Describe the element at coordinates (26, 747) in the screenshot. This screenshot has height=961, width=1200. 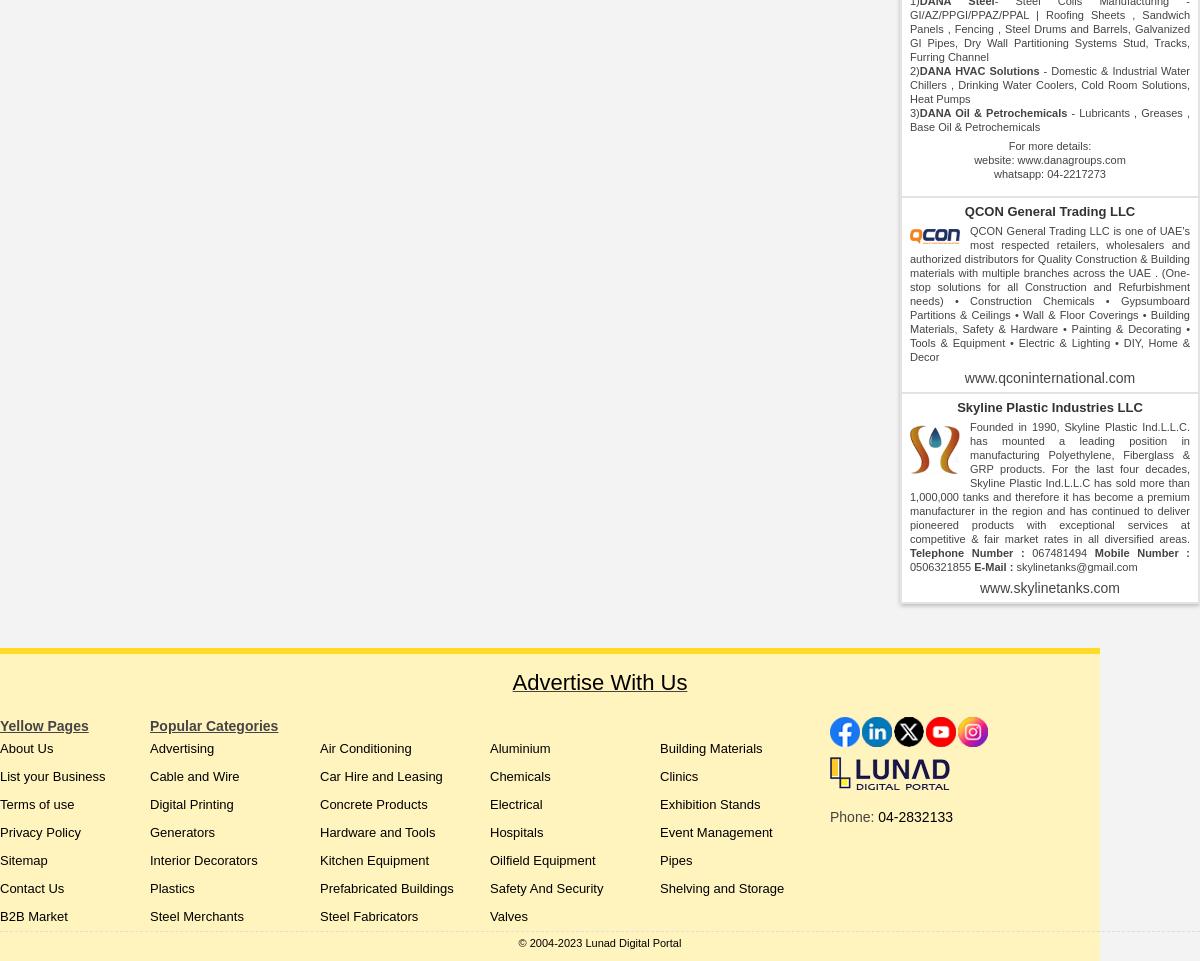
I see `'About Us'` at that location.